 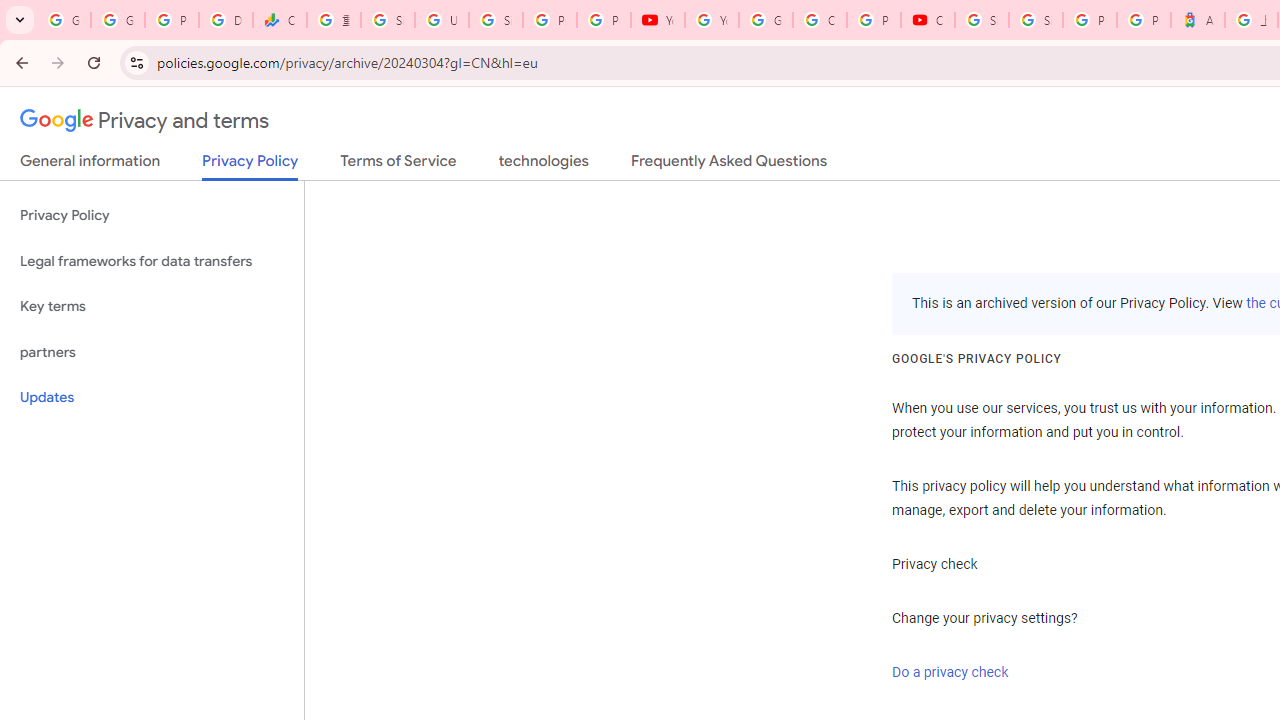 What do you see at coordinates (657, 20) in the screenshot?
I see `'YouTube'` at bounding box center [657, 20].